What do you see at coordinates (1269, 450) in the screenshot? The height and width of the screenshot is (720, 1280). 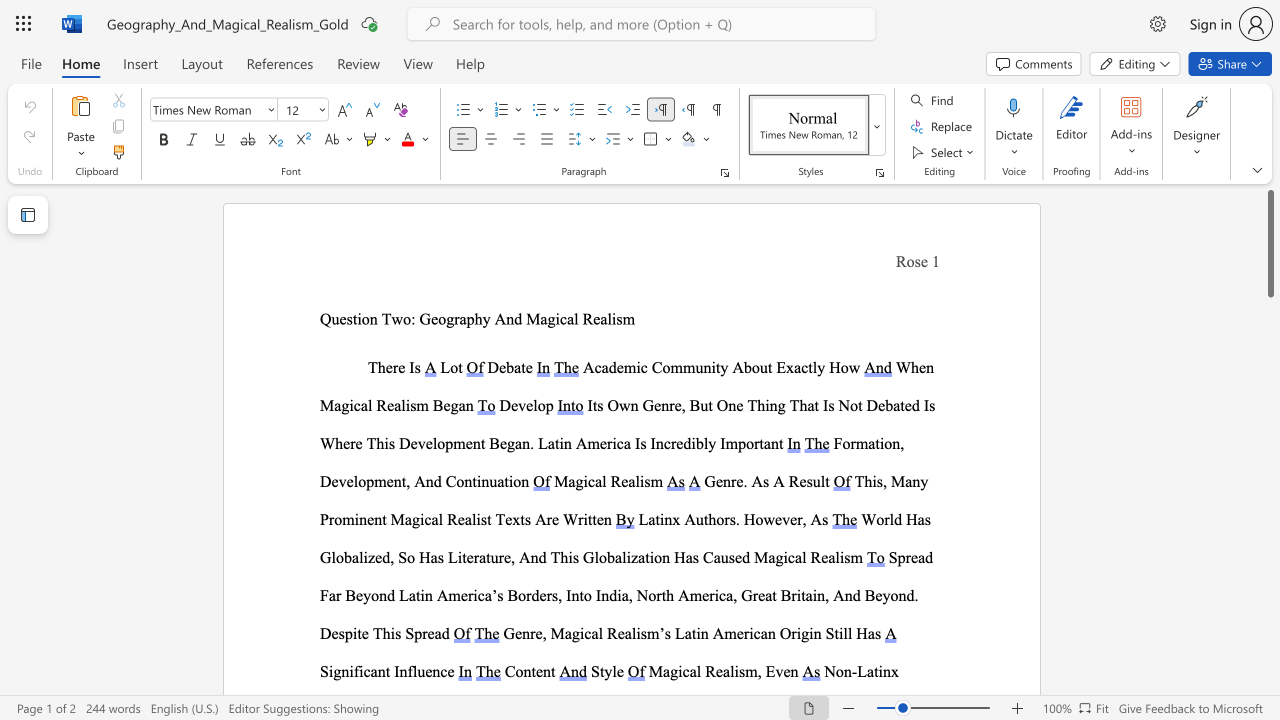 I see `the scrollbar to move the content lower` at bounding box center [1269, 450].